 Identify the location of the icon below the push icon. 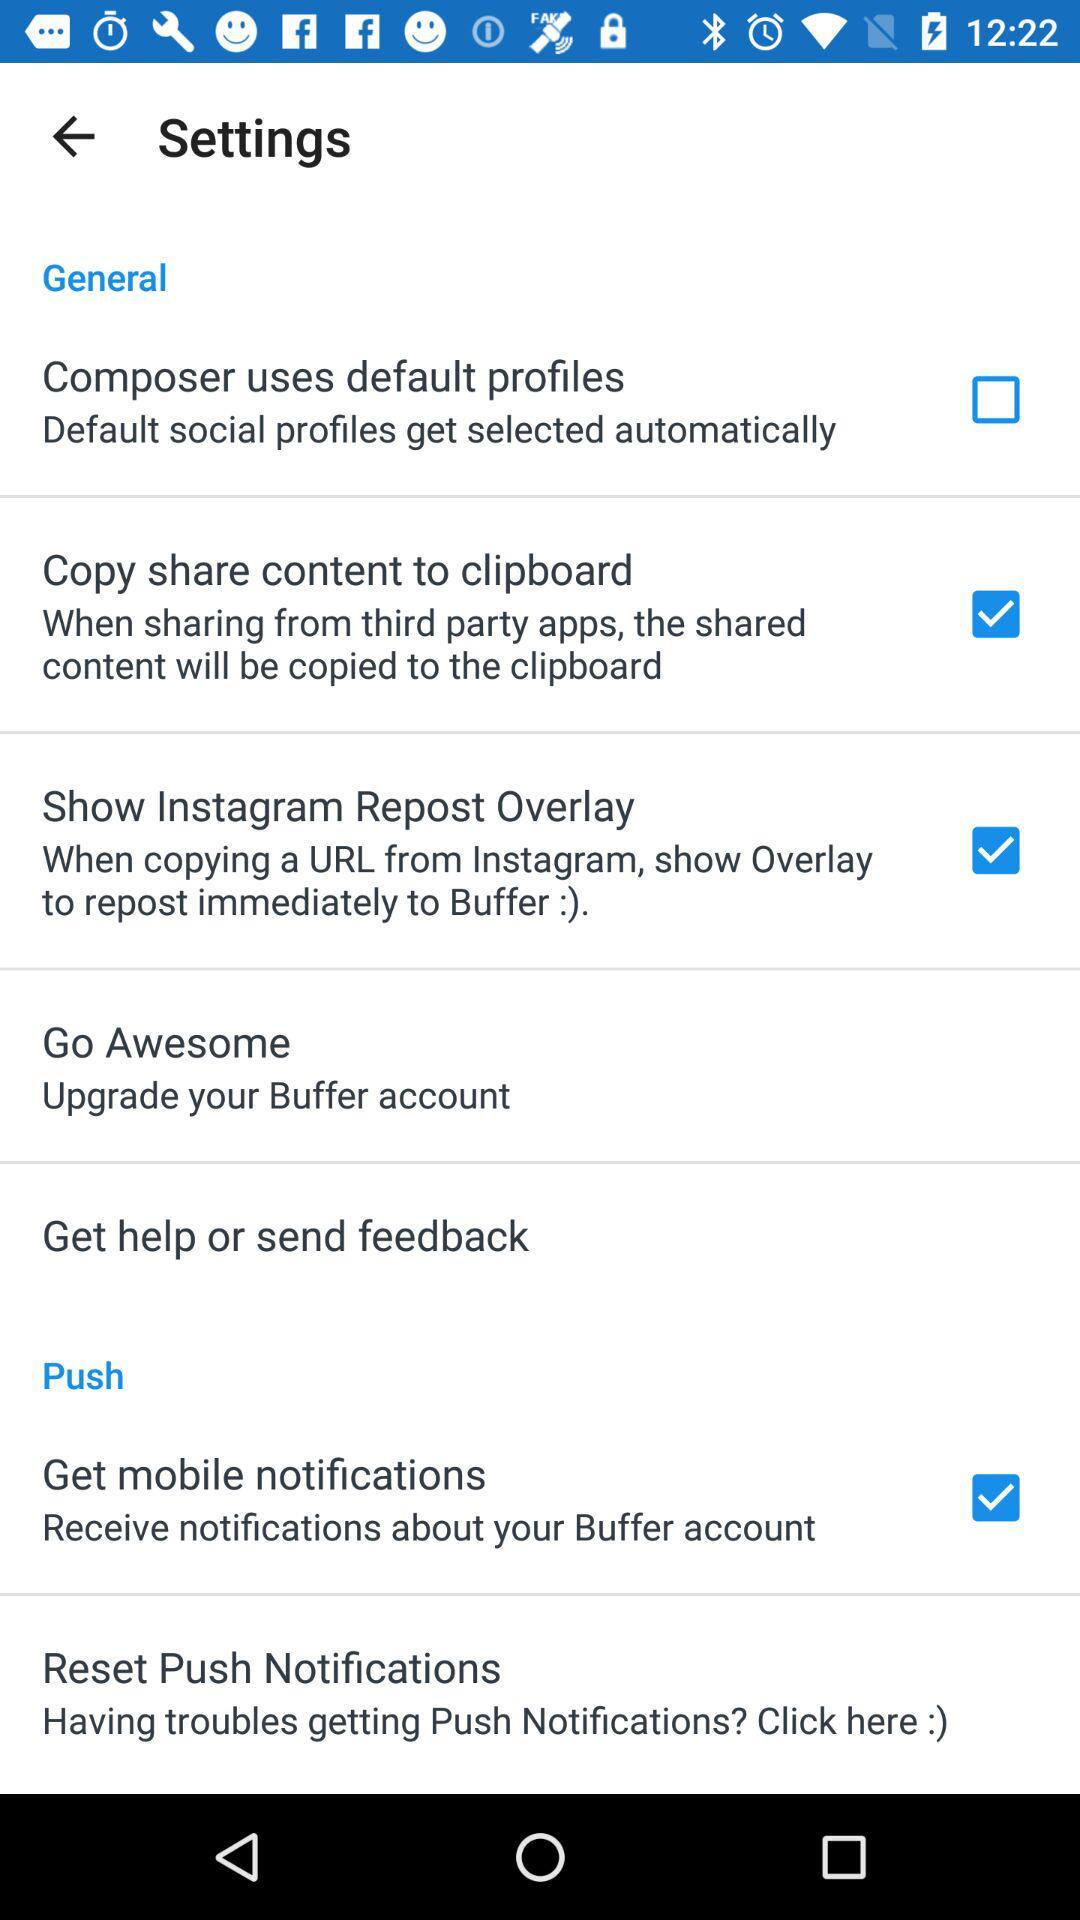
(263, 1473).